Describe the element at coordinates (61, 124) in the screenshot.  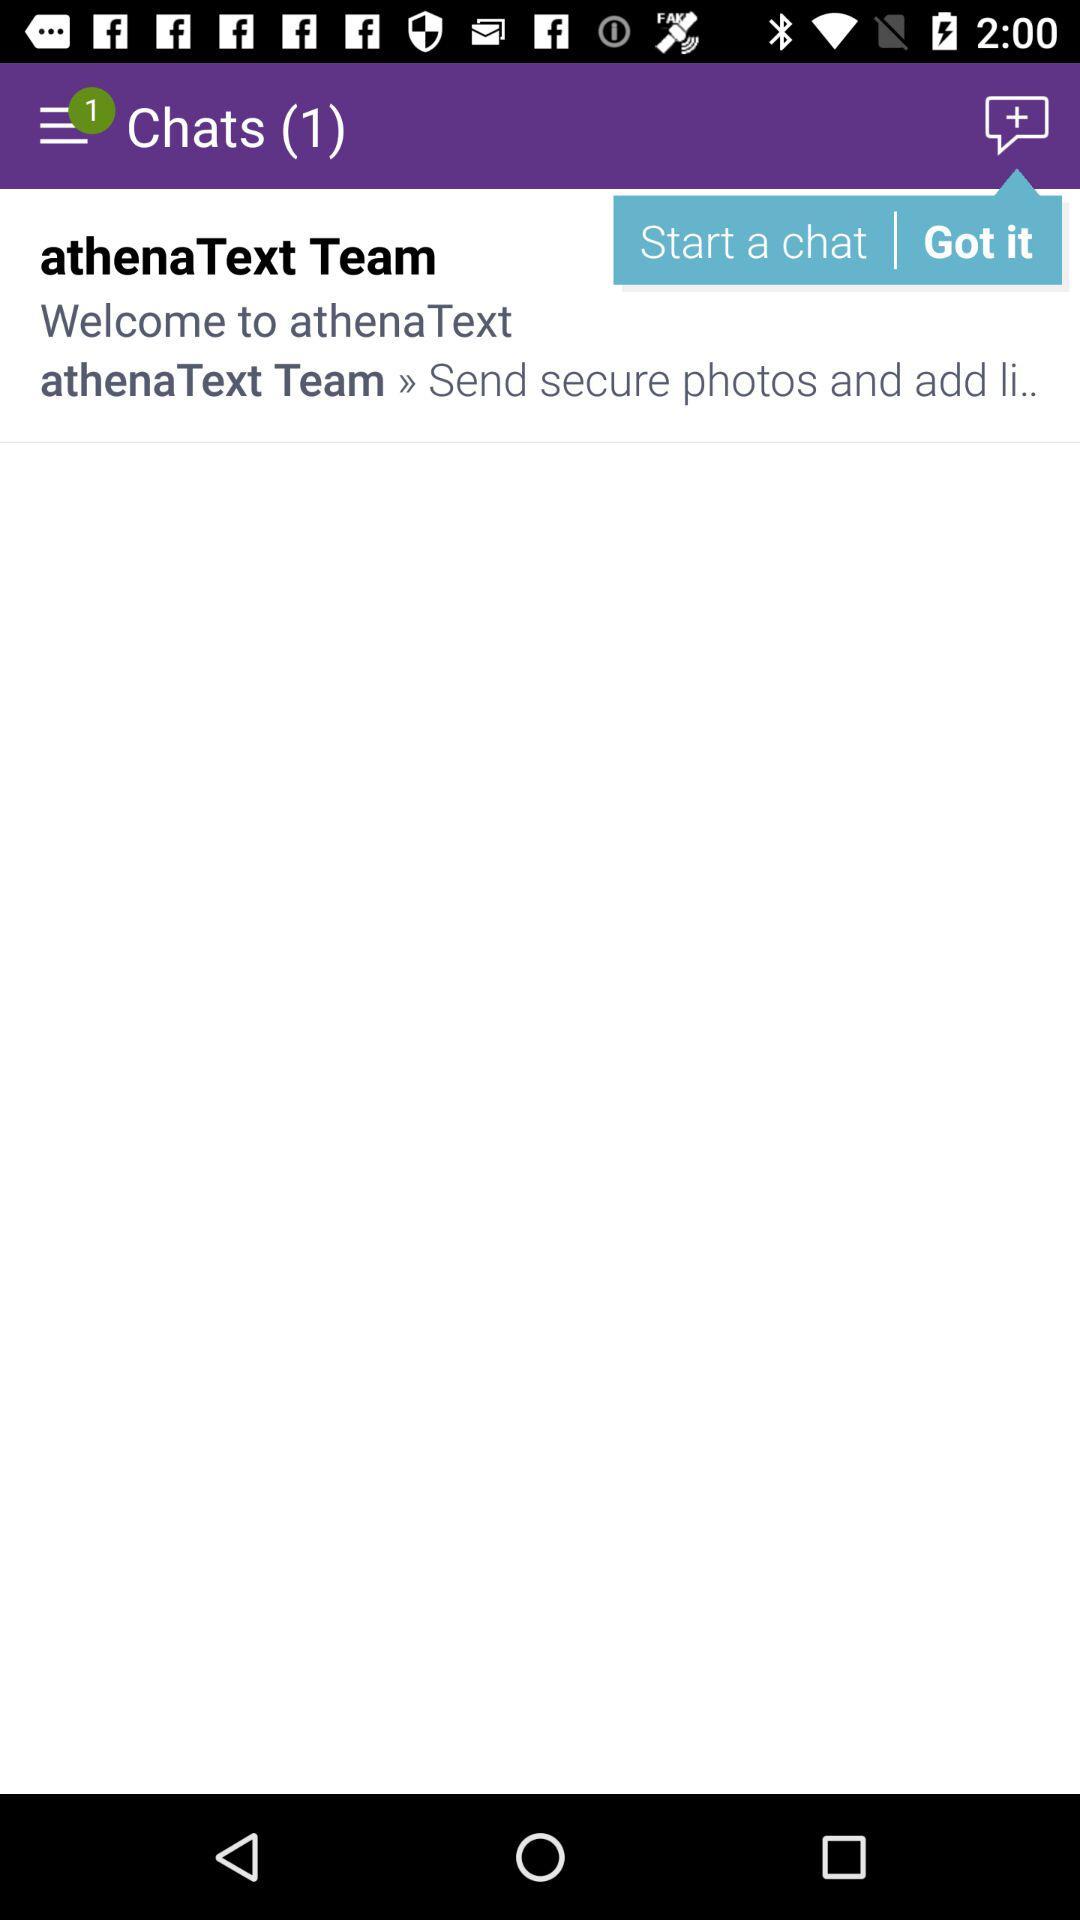
I see `display menu options` at that location.